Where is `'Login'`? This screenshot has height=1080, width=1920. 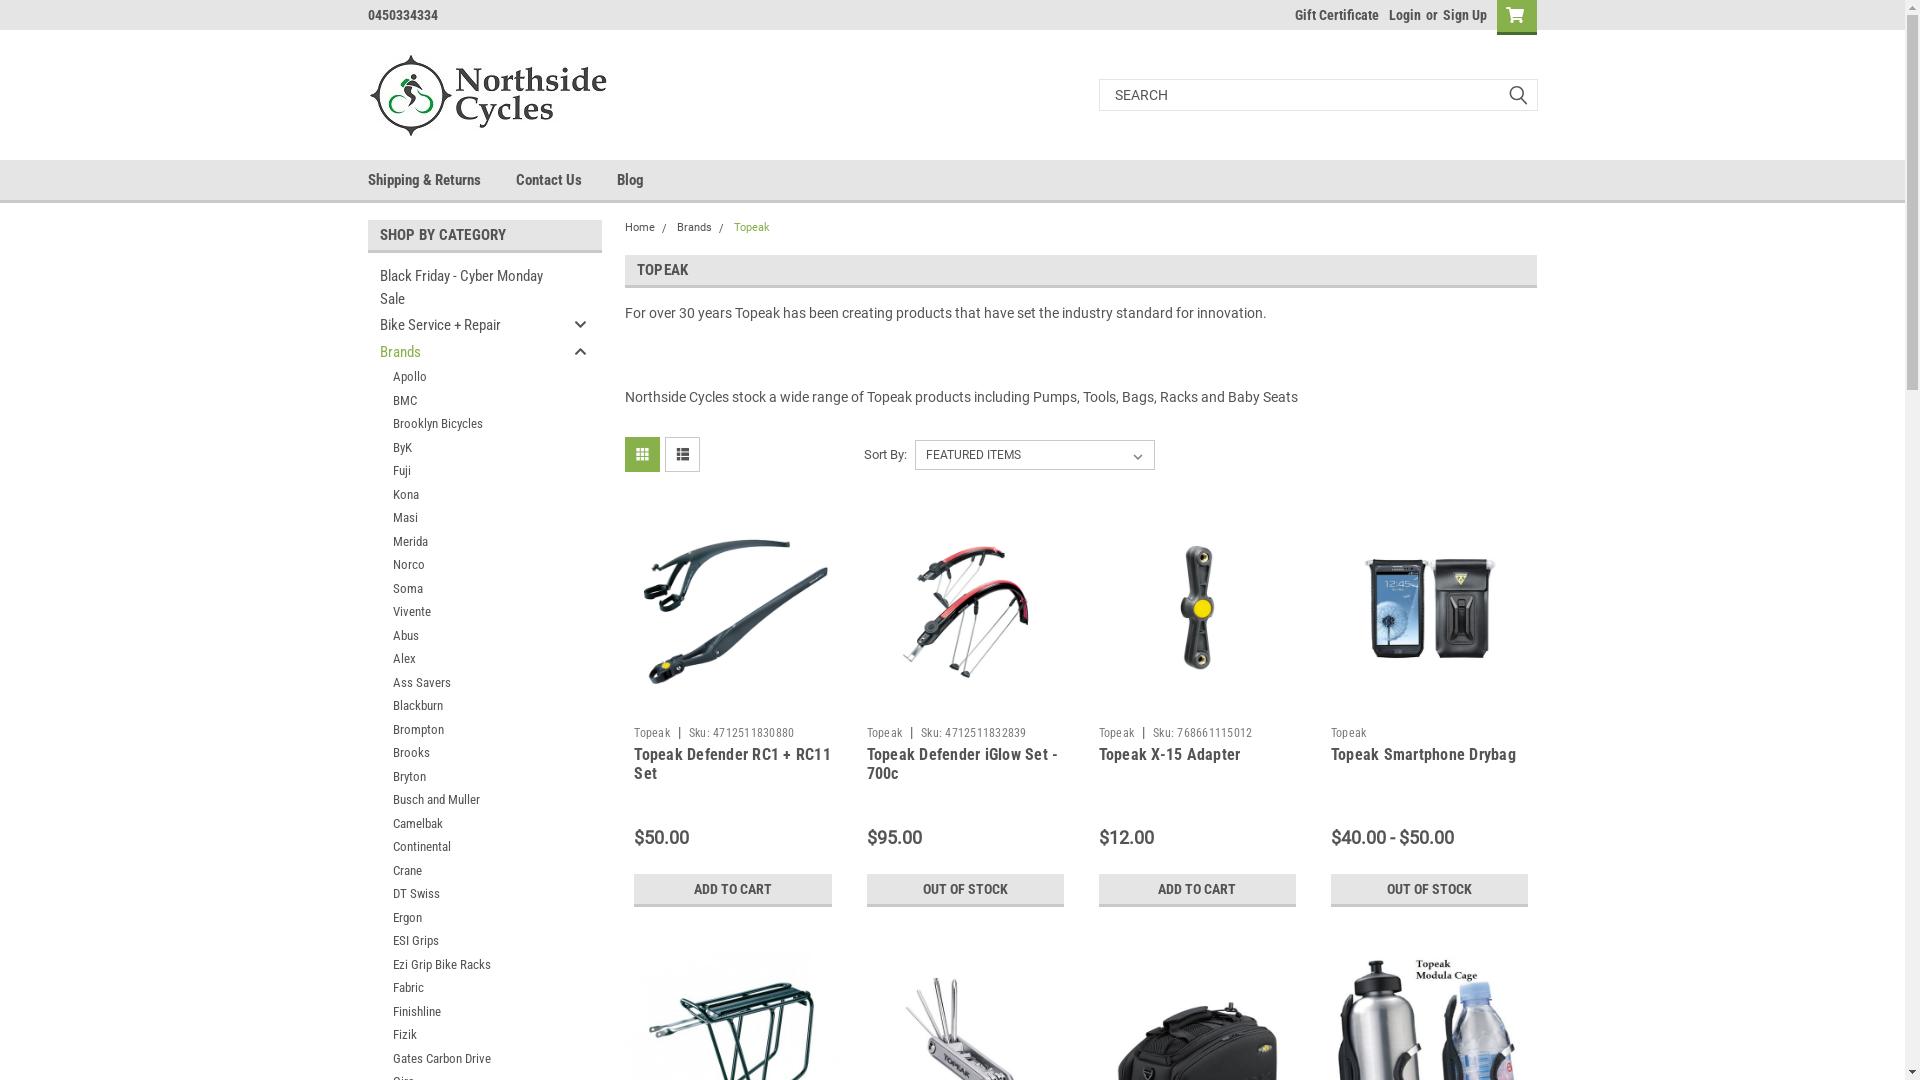
'Login' is located at coordinates (1386, 15).